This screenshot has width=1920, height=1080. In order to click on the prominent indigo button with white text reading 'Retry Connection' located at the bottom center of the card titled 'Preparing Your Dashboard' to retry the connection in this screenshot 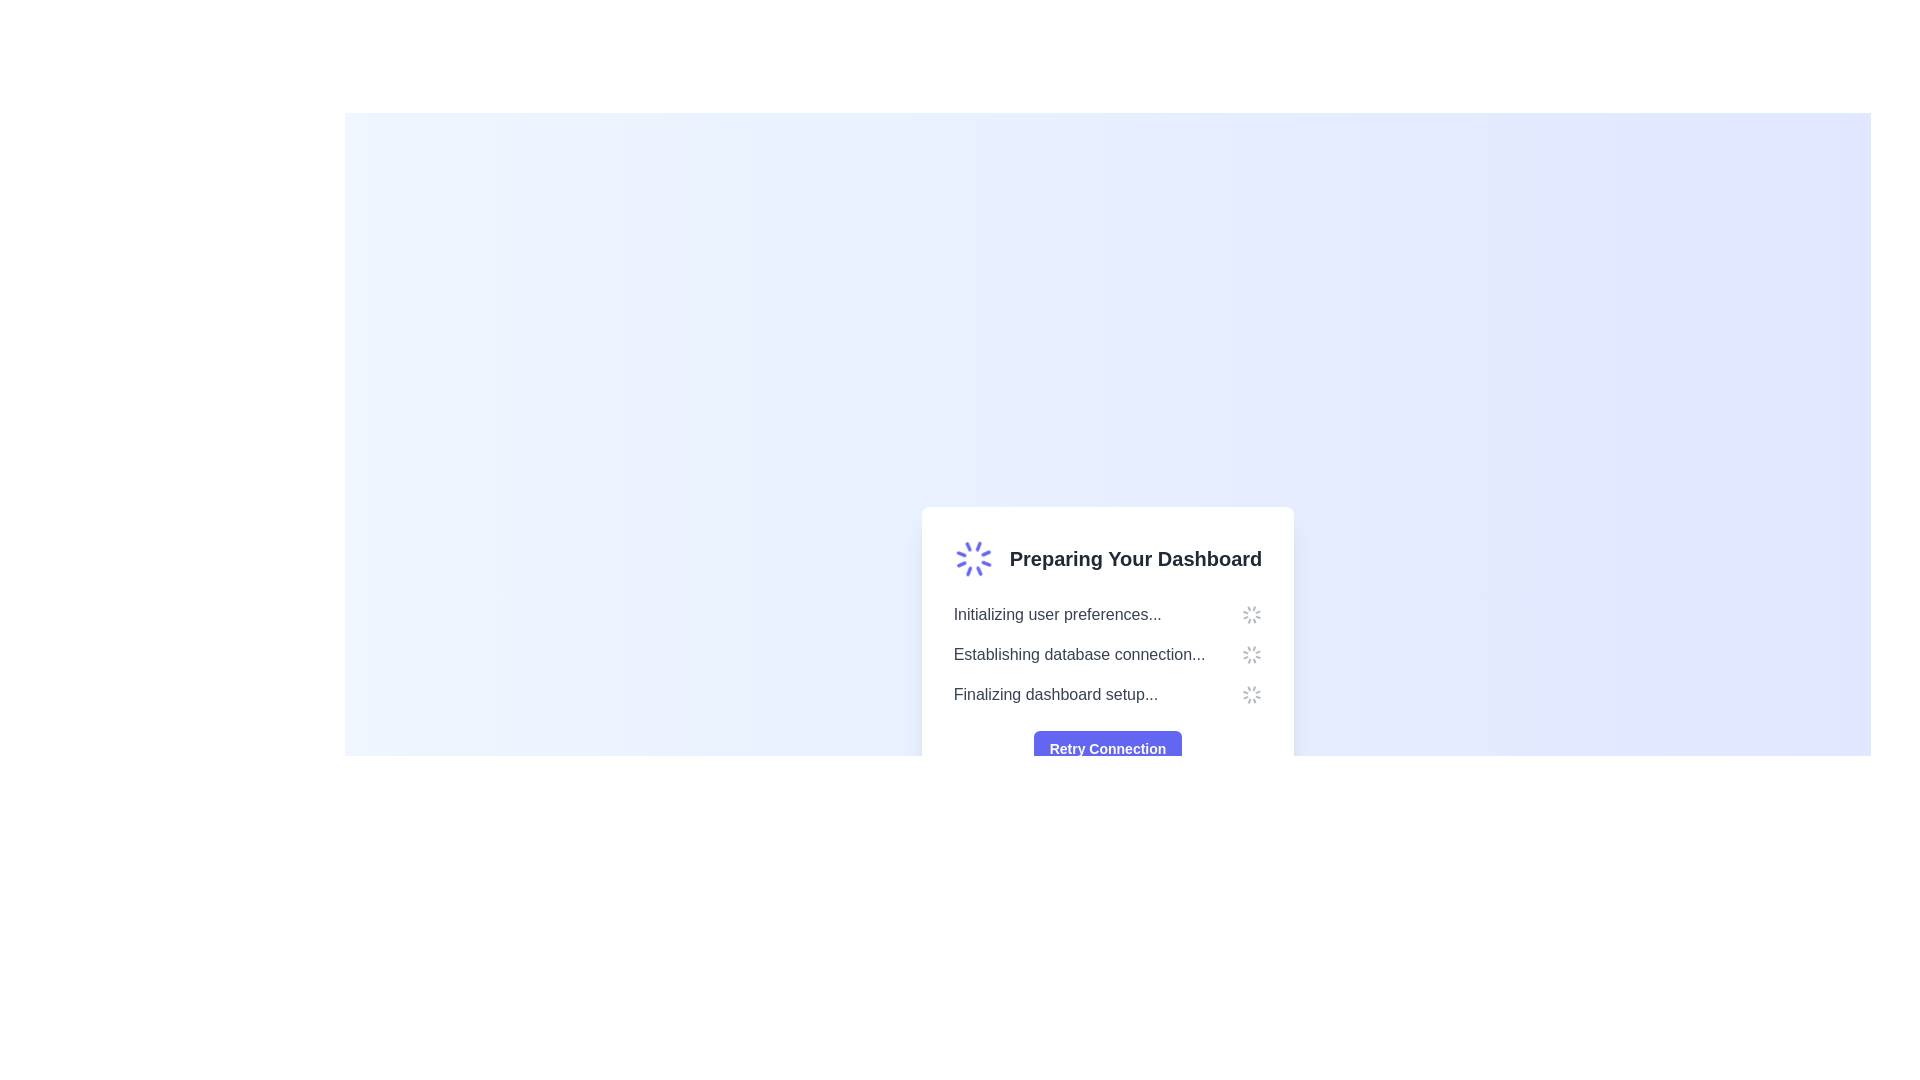, I will do `click(1107, 748)`.